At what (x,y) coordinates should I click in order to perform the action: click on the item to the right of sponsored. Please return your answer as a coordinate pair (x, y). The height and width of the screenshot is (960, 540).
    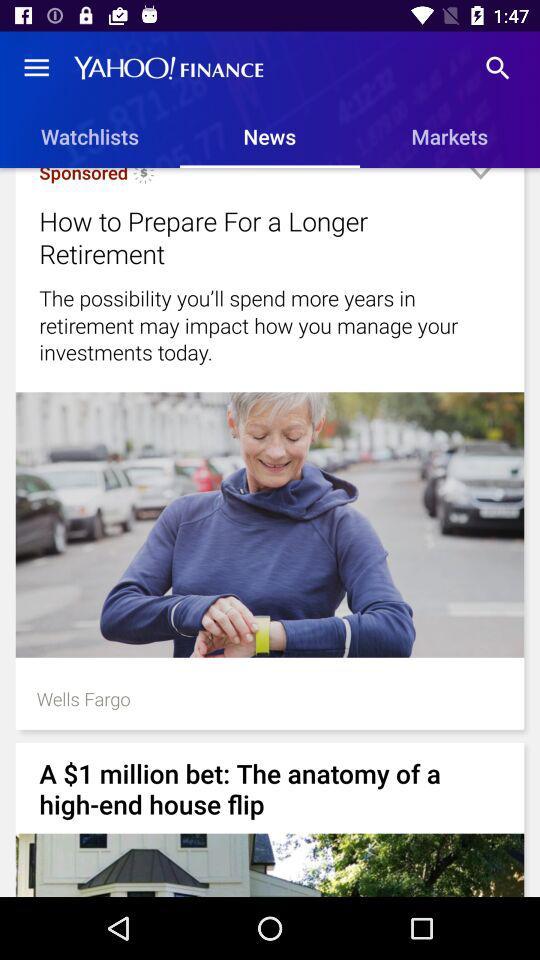
    Looking at the image, I should click on (143, 178).